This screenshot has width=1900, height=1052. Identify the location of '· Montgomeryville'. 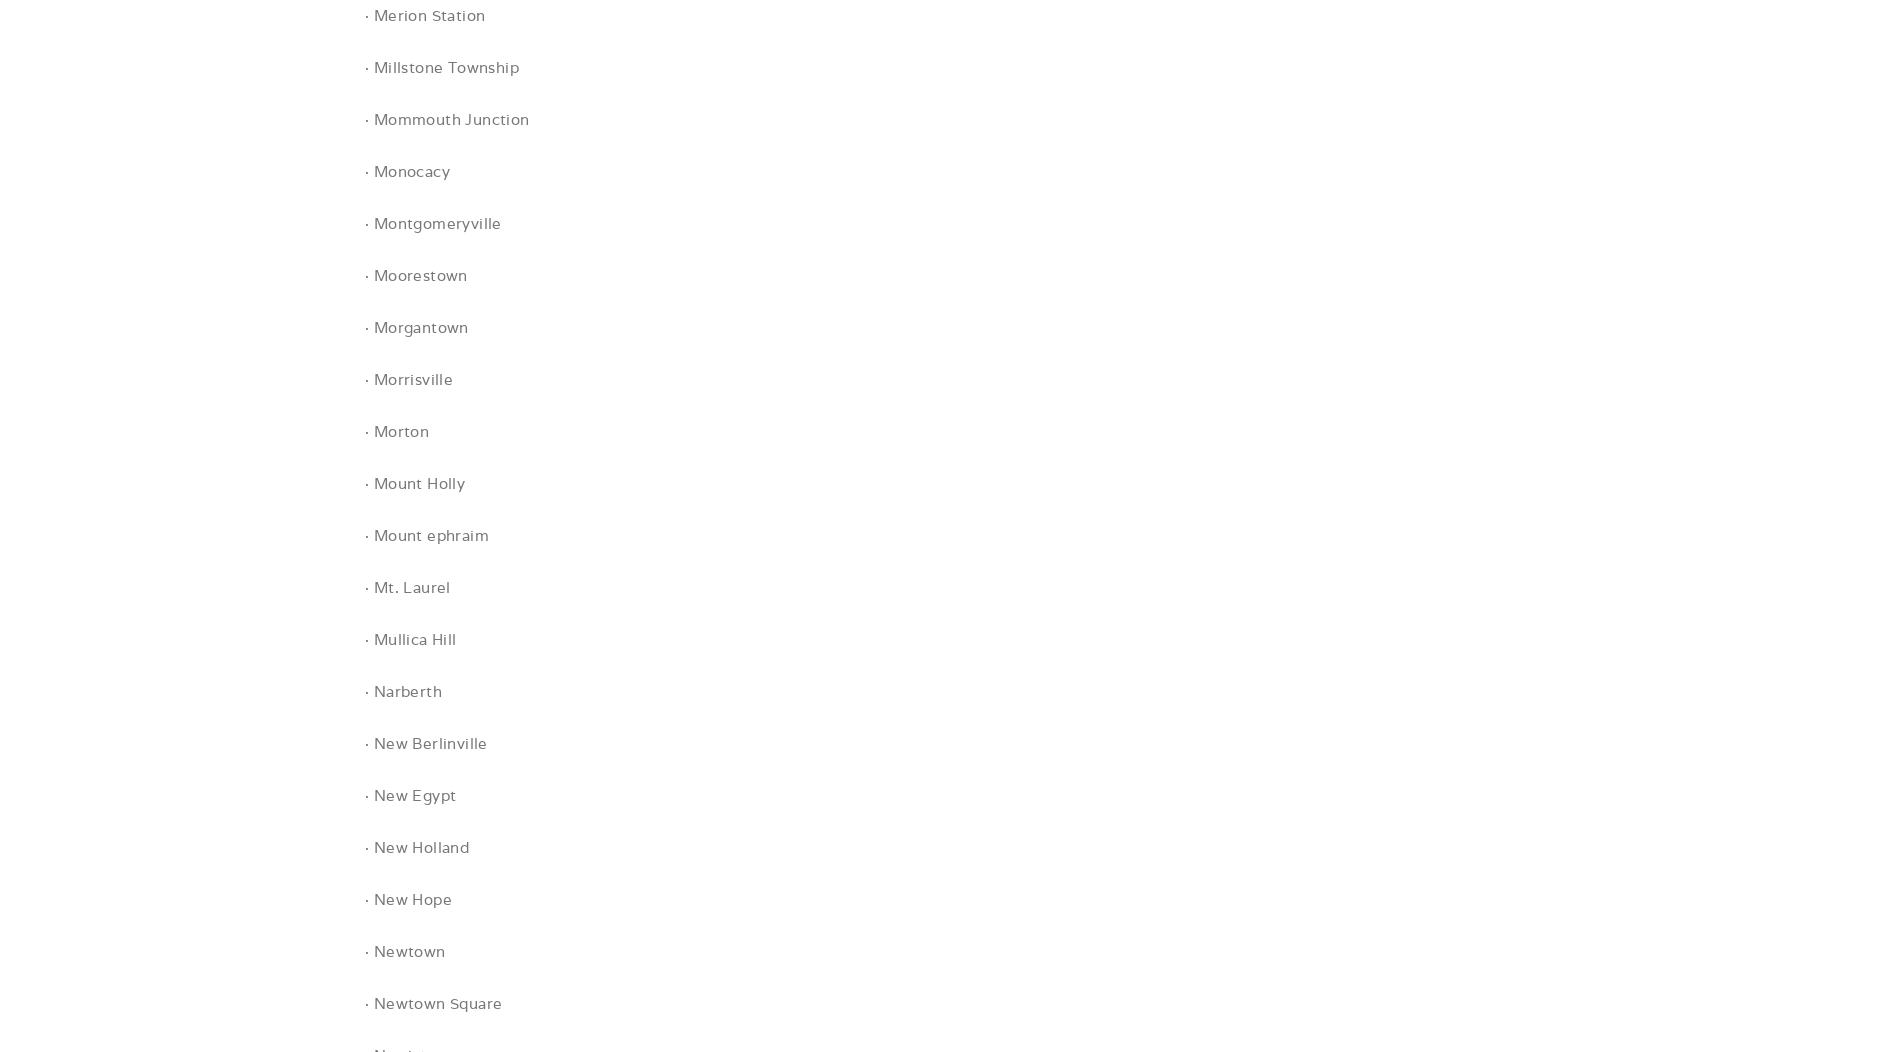
(432, 222).